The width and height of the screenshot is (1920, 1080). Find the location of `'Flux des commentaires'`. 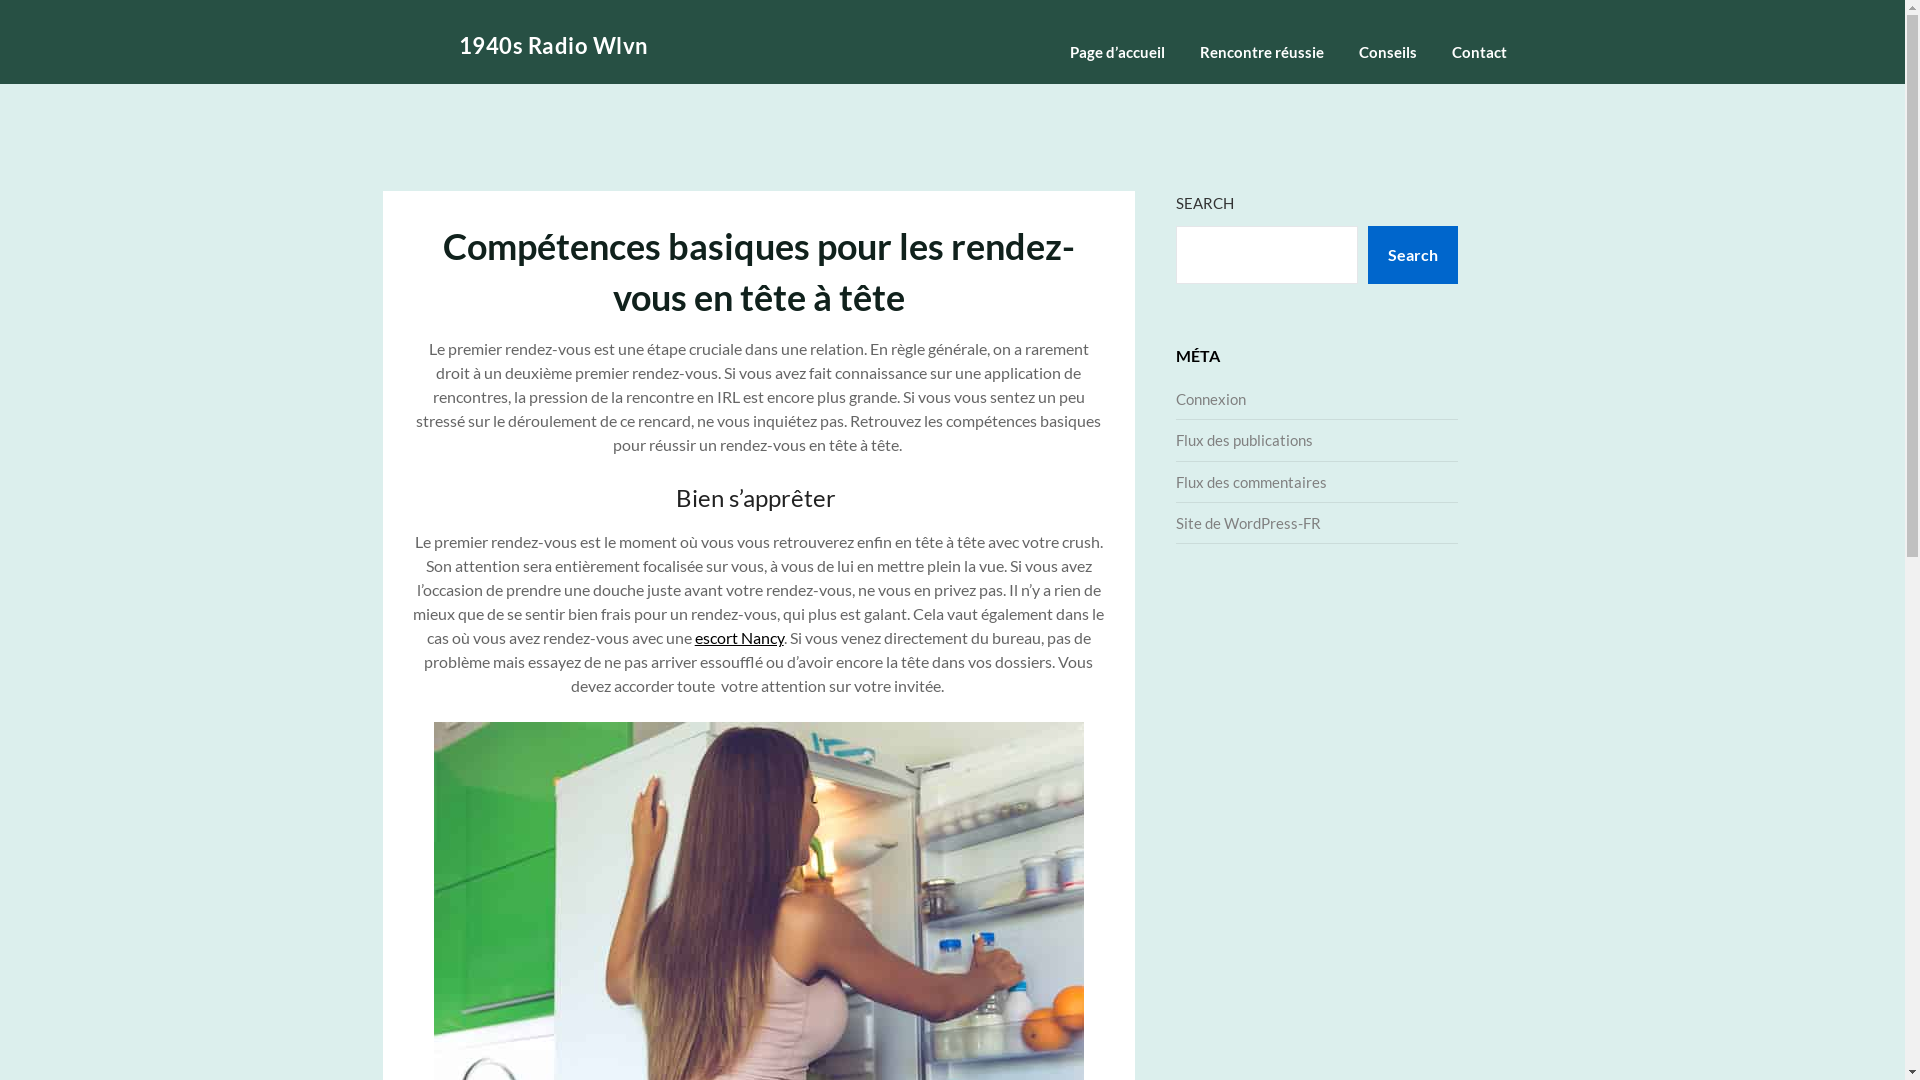

'Flux des commentaires' is located at coordinates (1250, 482).